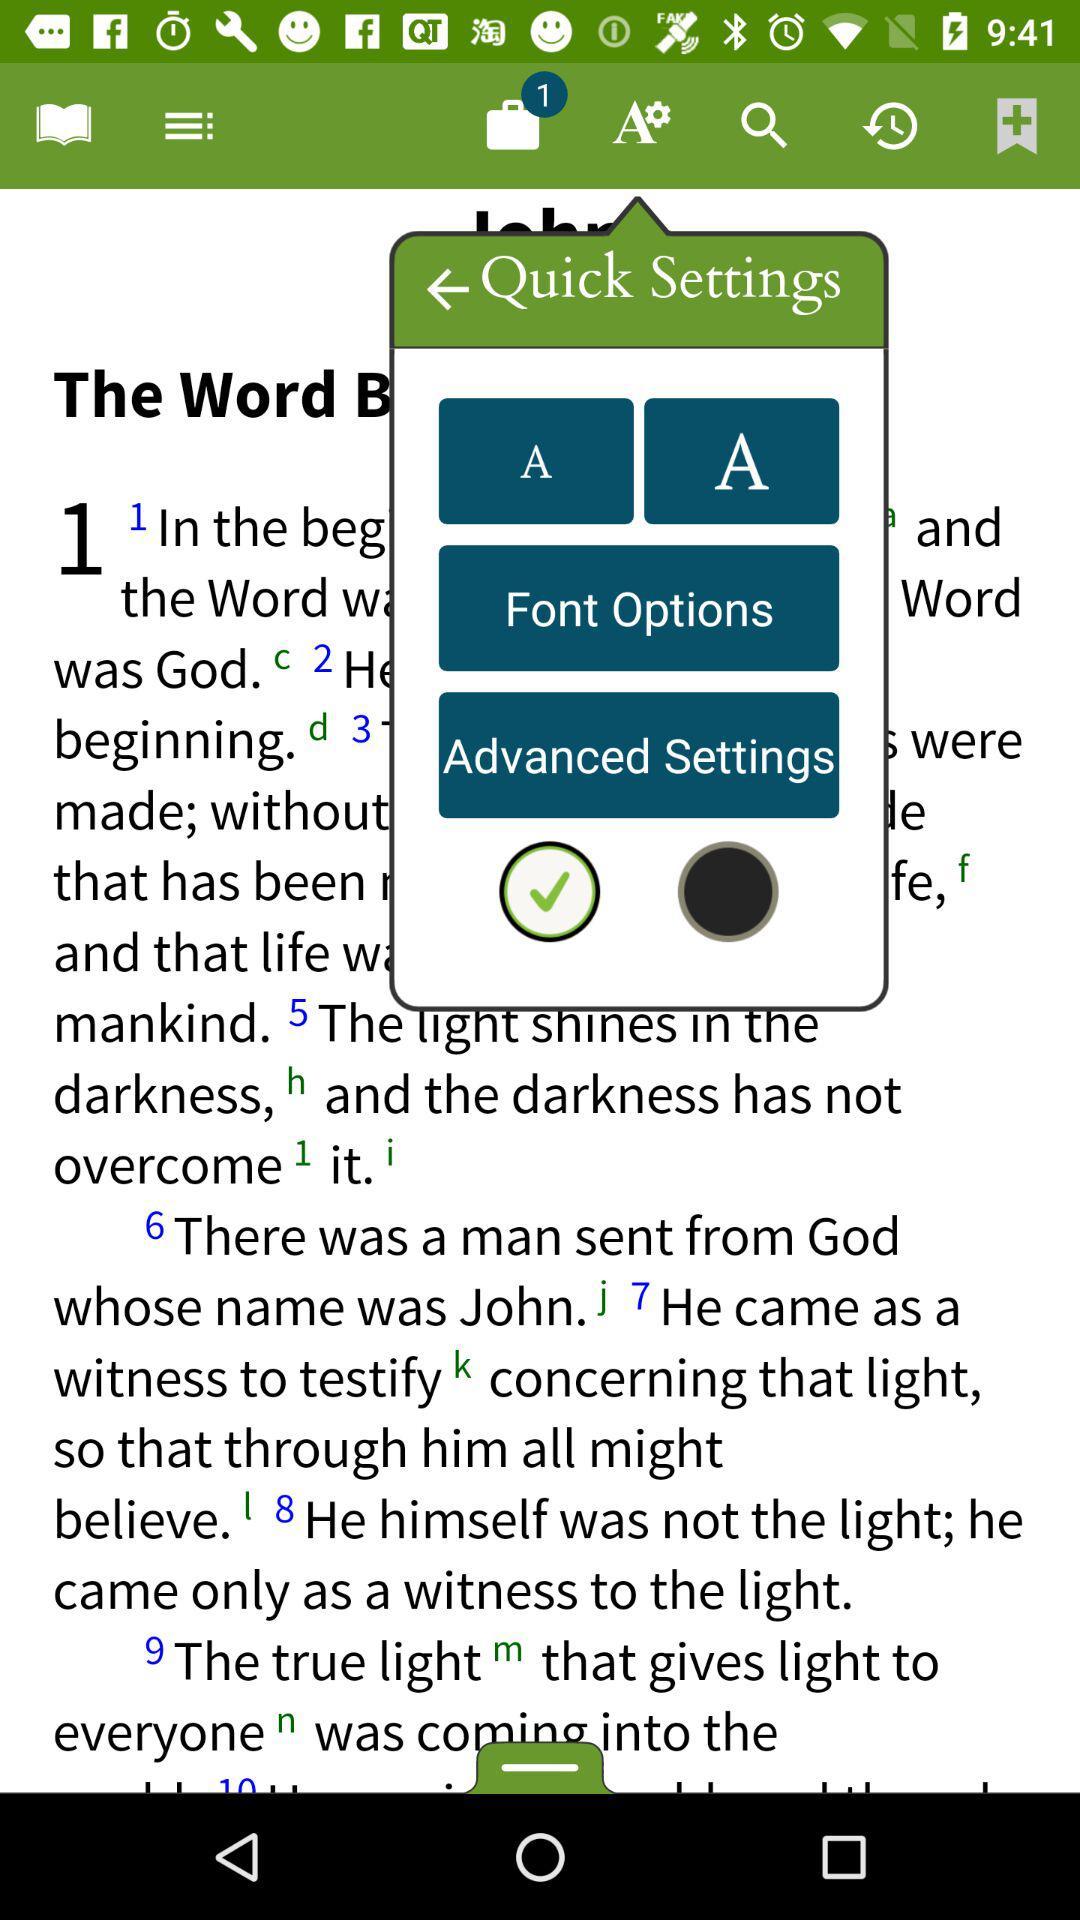  Describe the element at coordinates (512, 124) in the screenshot. I see `1 document available` at that location.